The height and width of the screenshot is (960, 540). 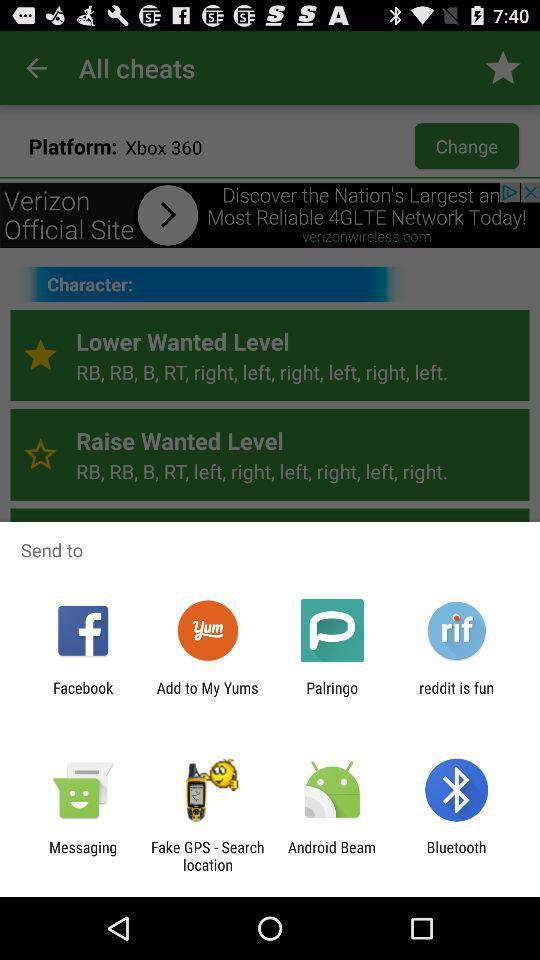 I want to click on the bluetooth app, so click(x=456, y=855).